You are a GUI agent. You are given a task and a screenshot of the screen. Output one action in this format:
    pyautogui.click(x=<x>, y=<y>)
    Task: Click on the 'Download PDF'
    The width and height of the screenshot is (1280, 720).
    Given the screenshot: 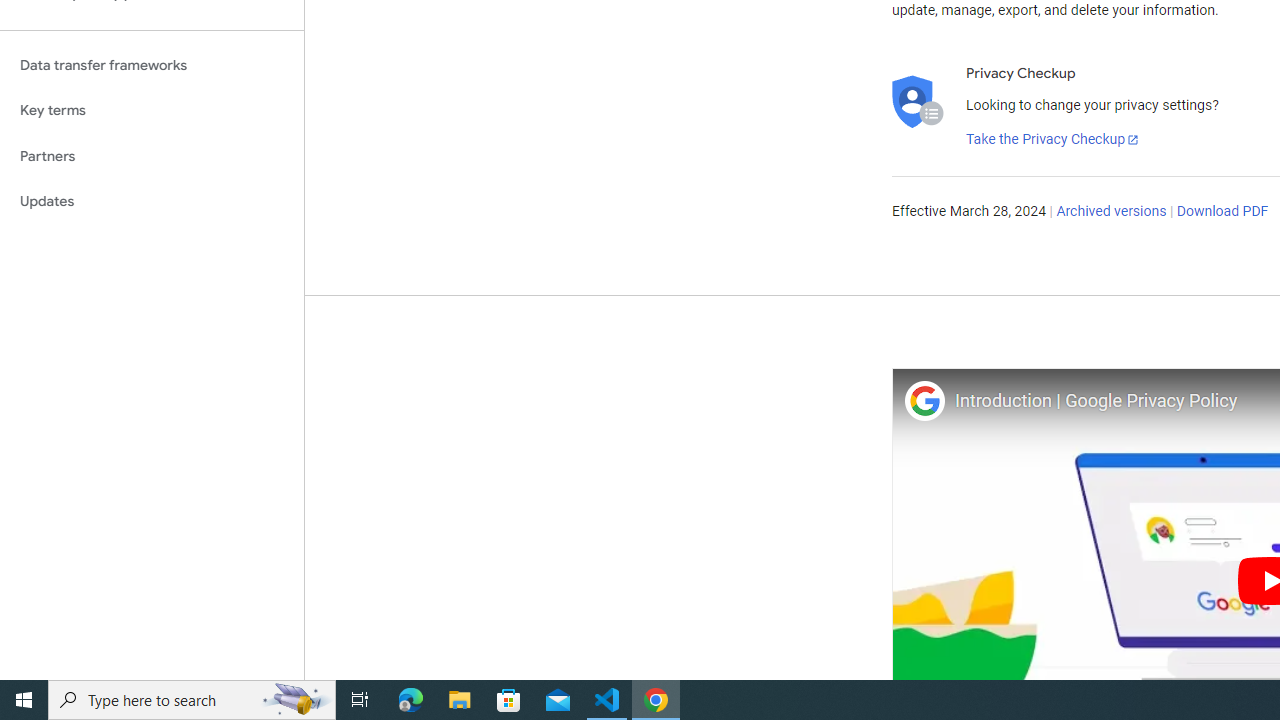 What is the action you would take?
    pyautogui.click(x=1221, y=212)
    